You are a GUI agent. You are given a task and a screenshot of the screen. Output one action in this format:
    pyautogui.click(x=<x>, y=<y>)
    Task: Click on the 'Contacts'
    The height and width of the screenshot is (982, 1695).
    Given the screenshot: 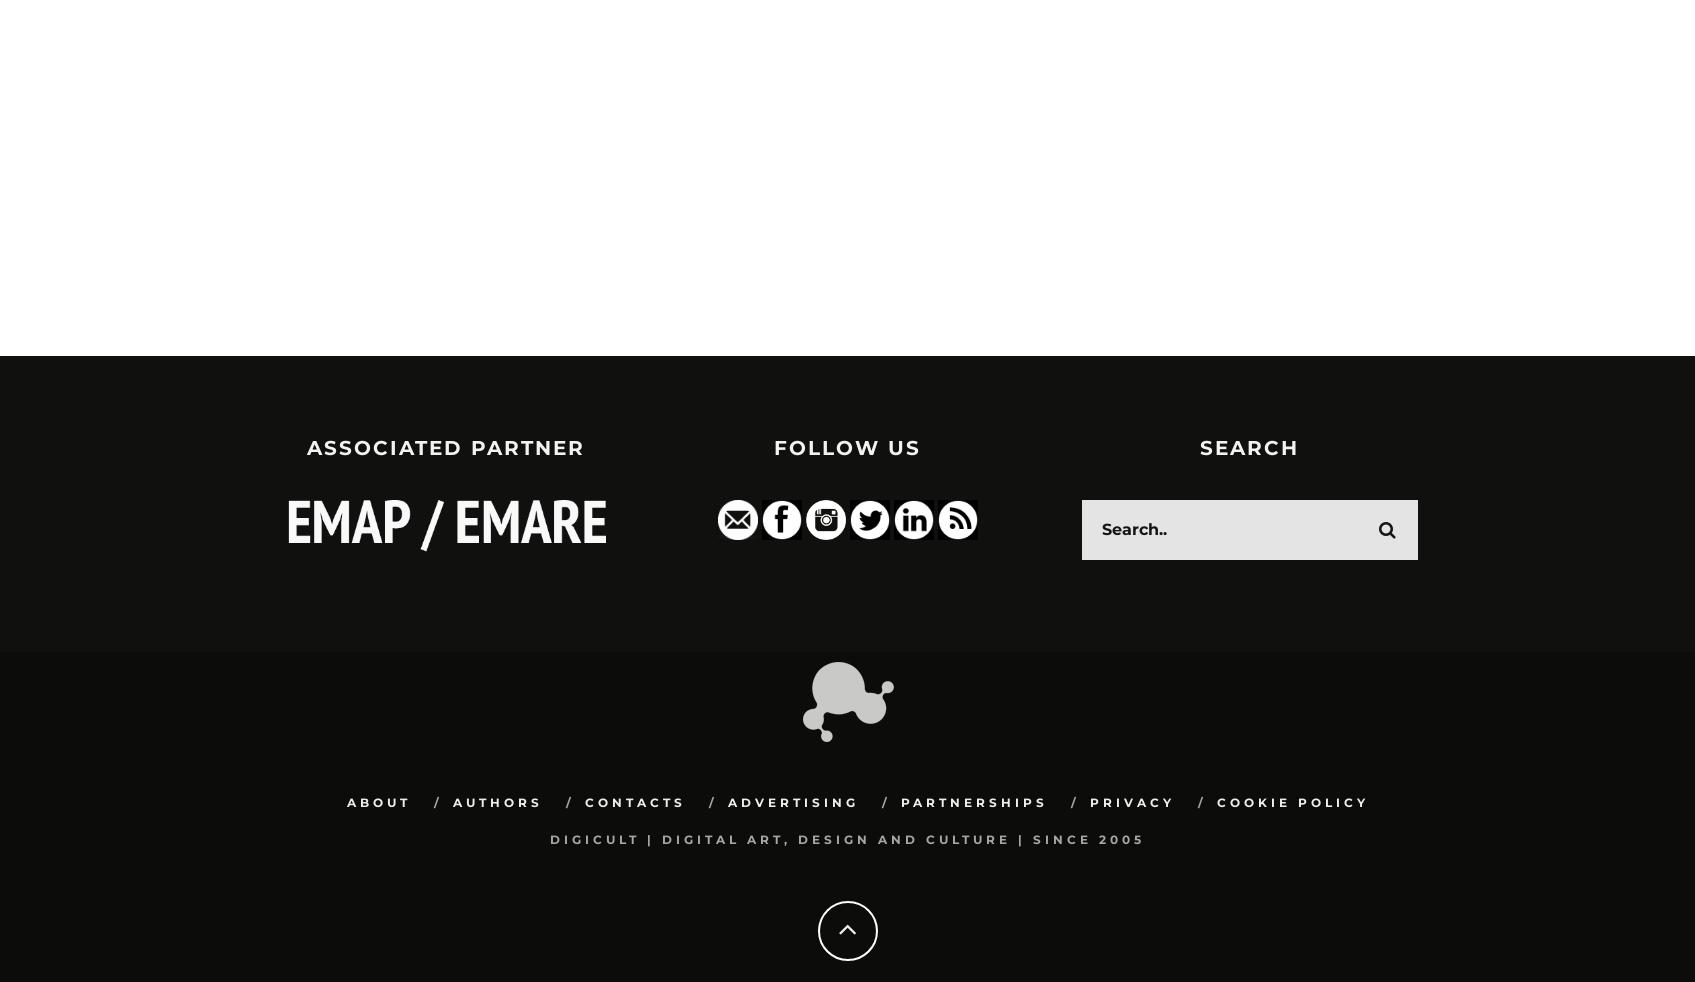 What is the action you would take?
    pyautogui.click(x=633, y=803)
    